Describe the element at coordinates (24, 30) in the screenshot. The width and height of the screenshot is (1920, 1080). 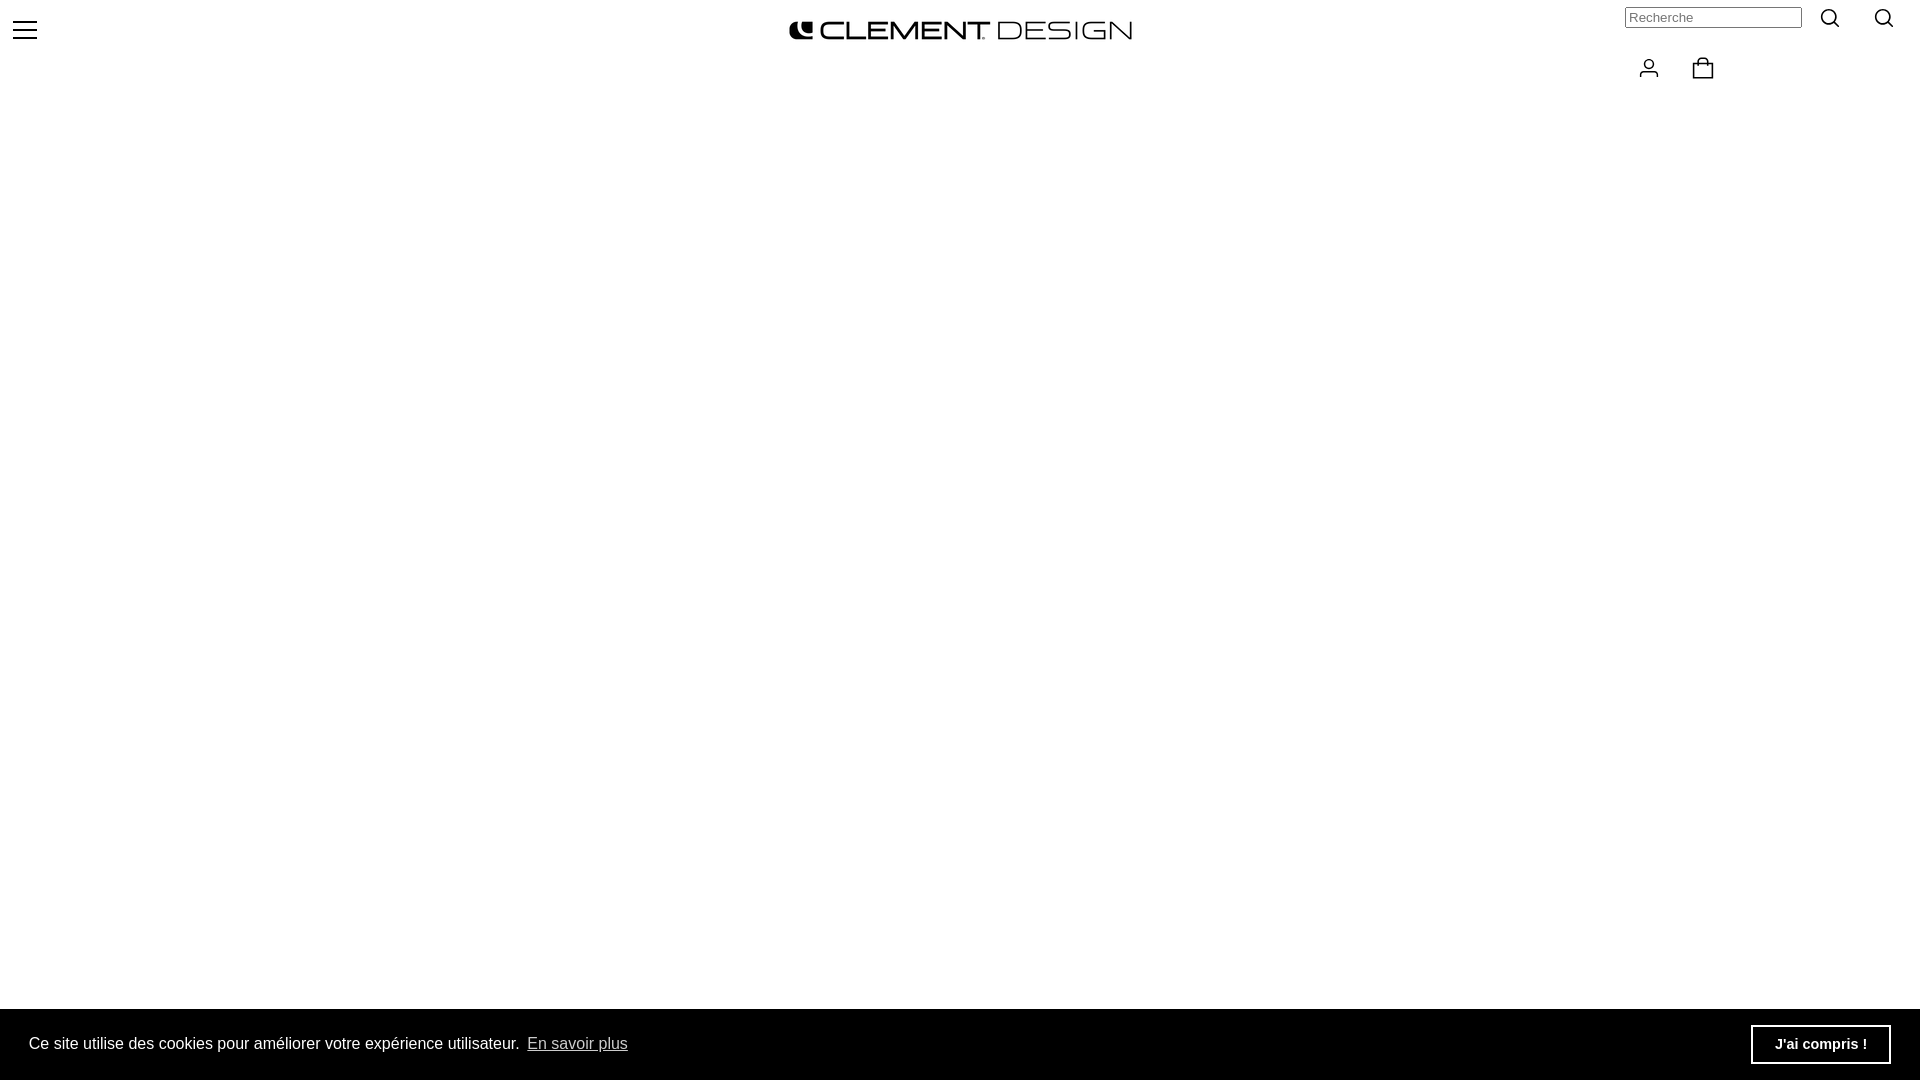
I see `'MENU'` at that location.